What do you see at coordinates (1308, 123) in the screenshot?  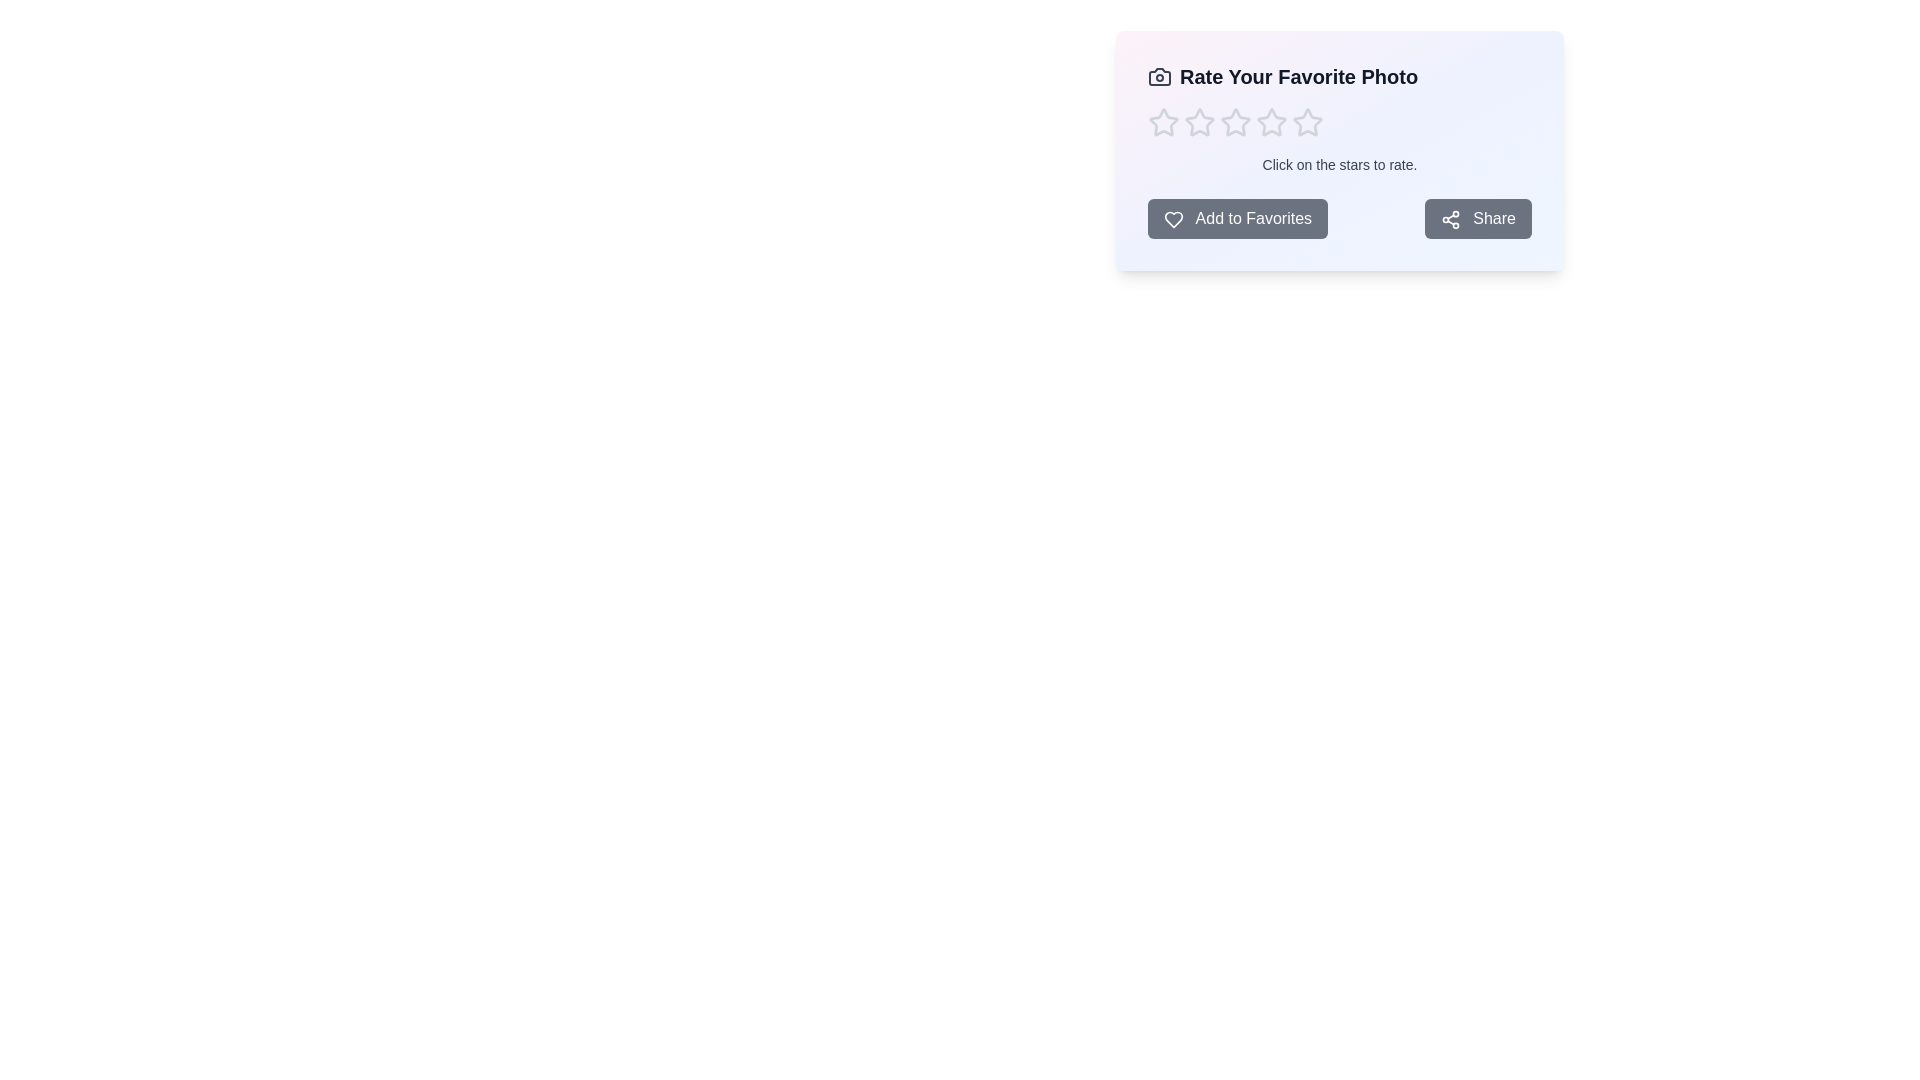 I see `the fifth star icon in the horizontal arrangement to rate it in the 'Rate Your Favorite Photo' section` at bounding box center [1308, 123].